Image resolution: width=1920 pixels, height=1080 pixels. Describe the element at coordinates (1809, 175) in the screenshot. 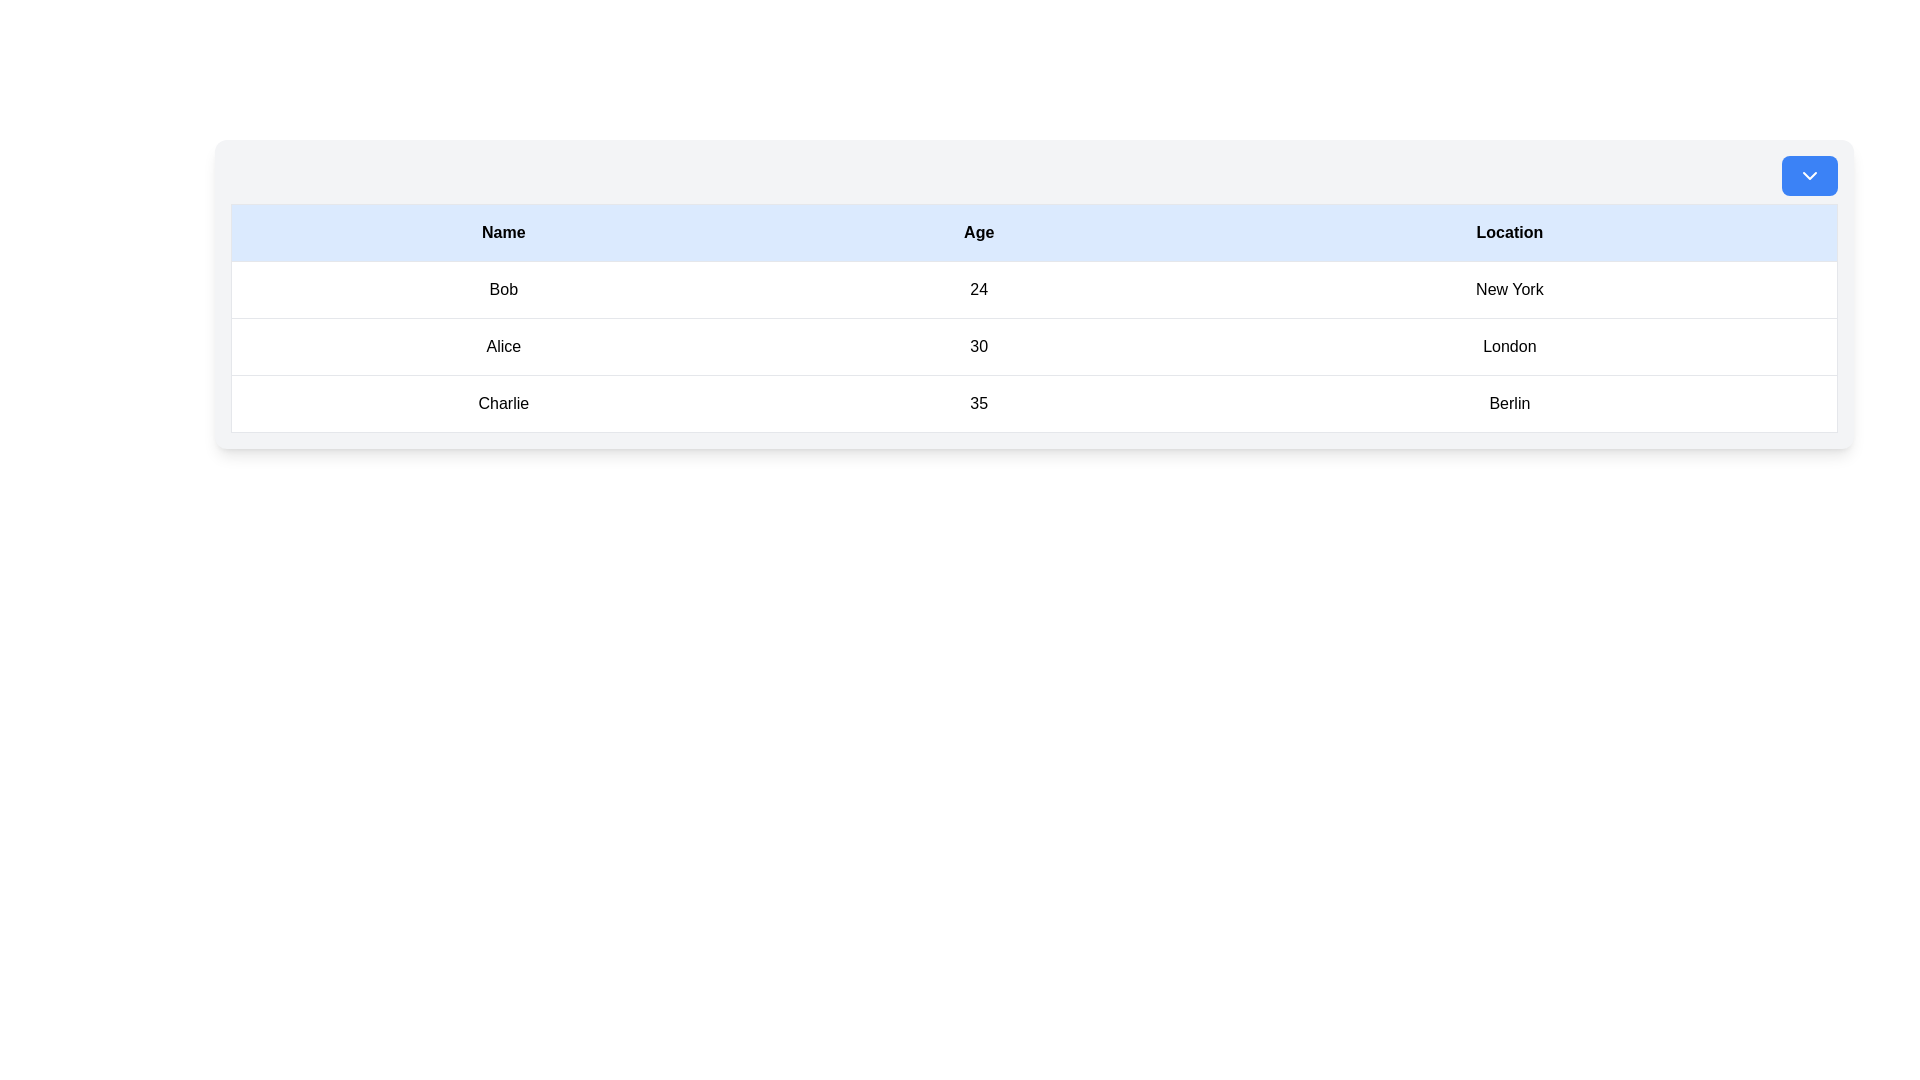

I see `the blue rectangular button with rounded corners featuring a downward chevron arrow icon for keyboard interaction` at that location.